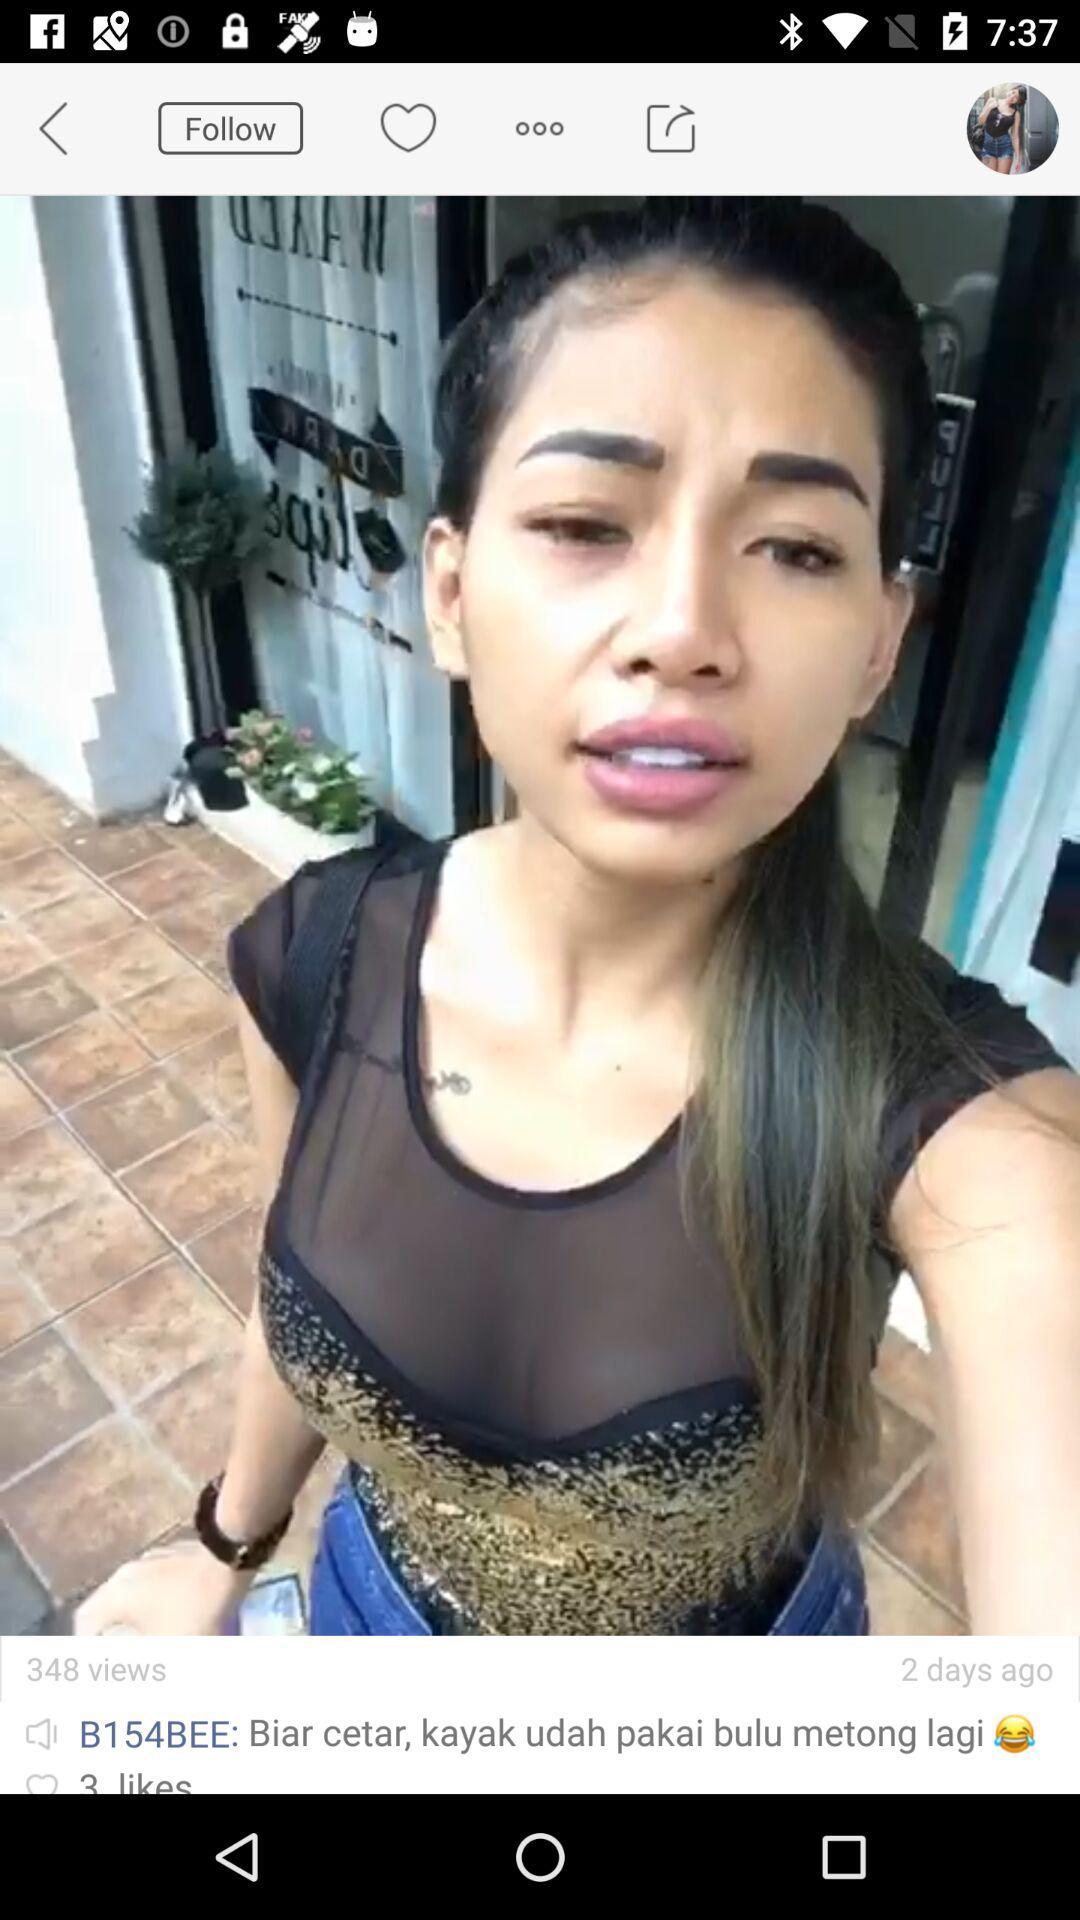 The height and width of the screenshot is (1920, 1080). What do you see at coordinates (540, 1777) in the screenshot?
I see `item below ib154bee biar cetar icon` at bounding box center [540, 1777].